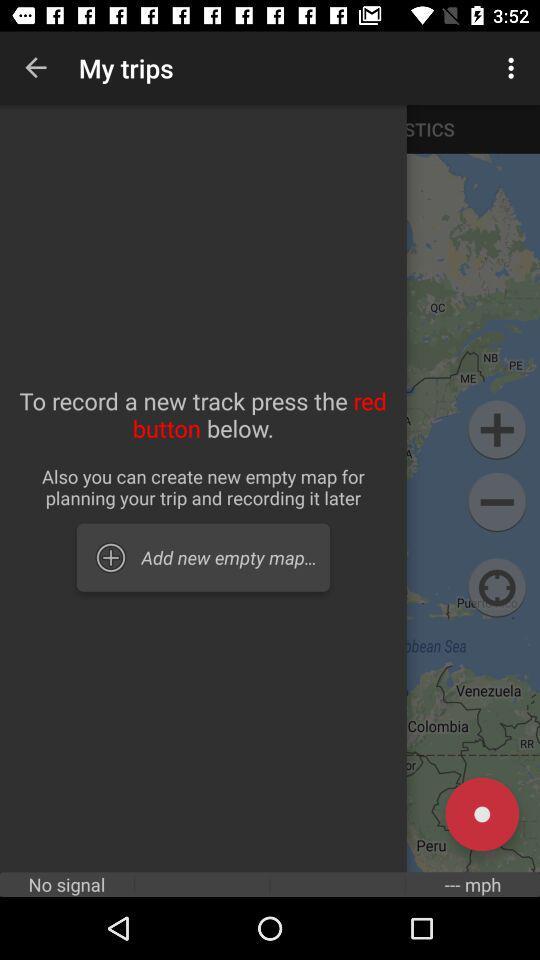  What do you see at coordinates (514, 68) in the screenshot?
I see `more options icon` at bounding box center [514, 68].